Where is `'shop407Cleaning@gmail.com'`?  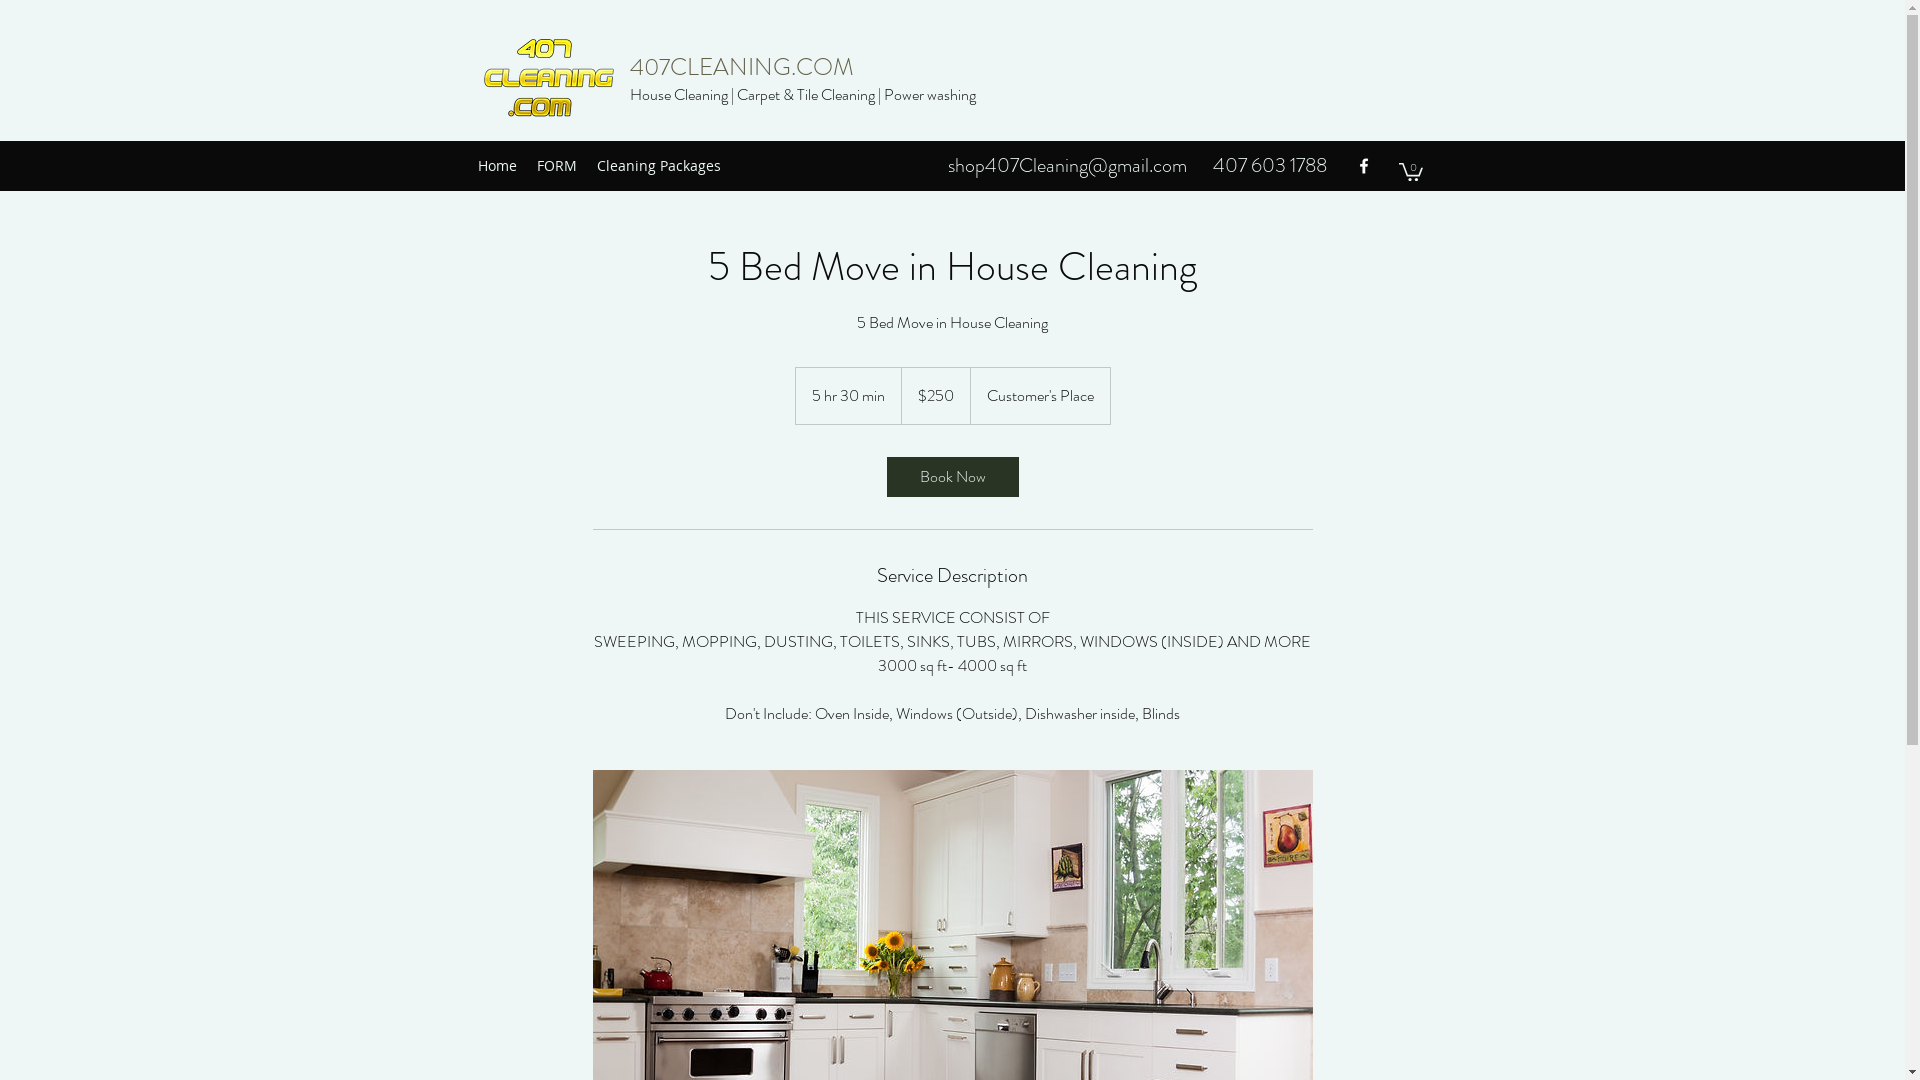
'shop407Cleaning@gmail.com' is located at coordinates (1066, 164).